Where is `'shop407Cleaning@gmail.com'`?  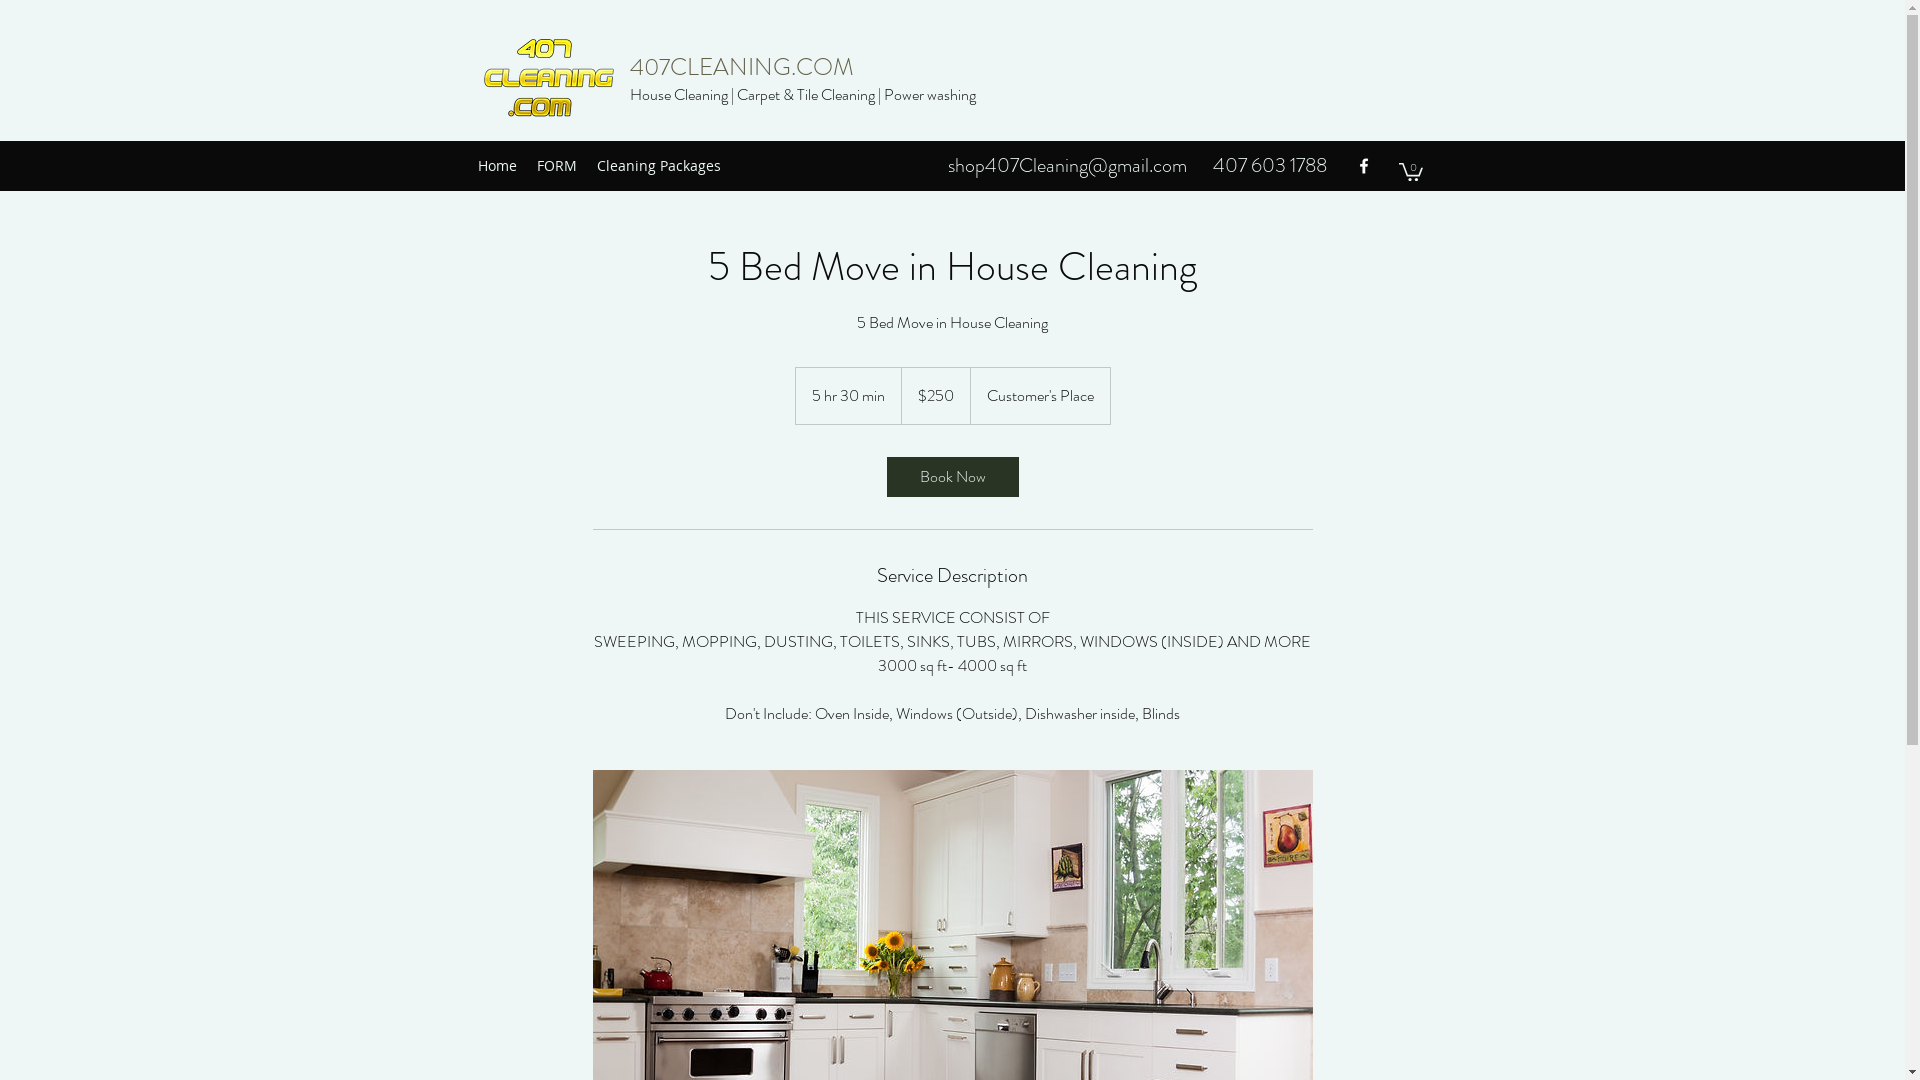
'shop407Cleaning@gmail.com' is located at coordinates (1066, 164).